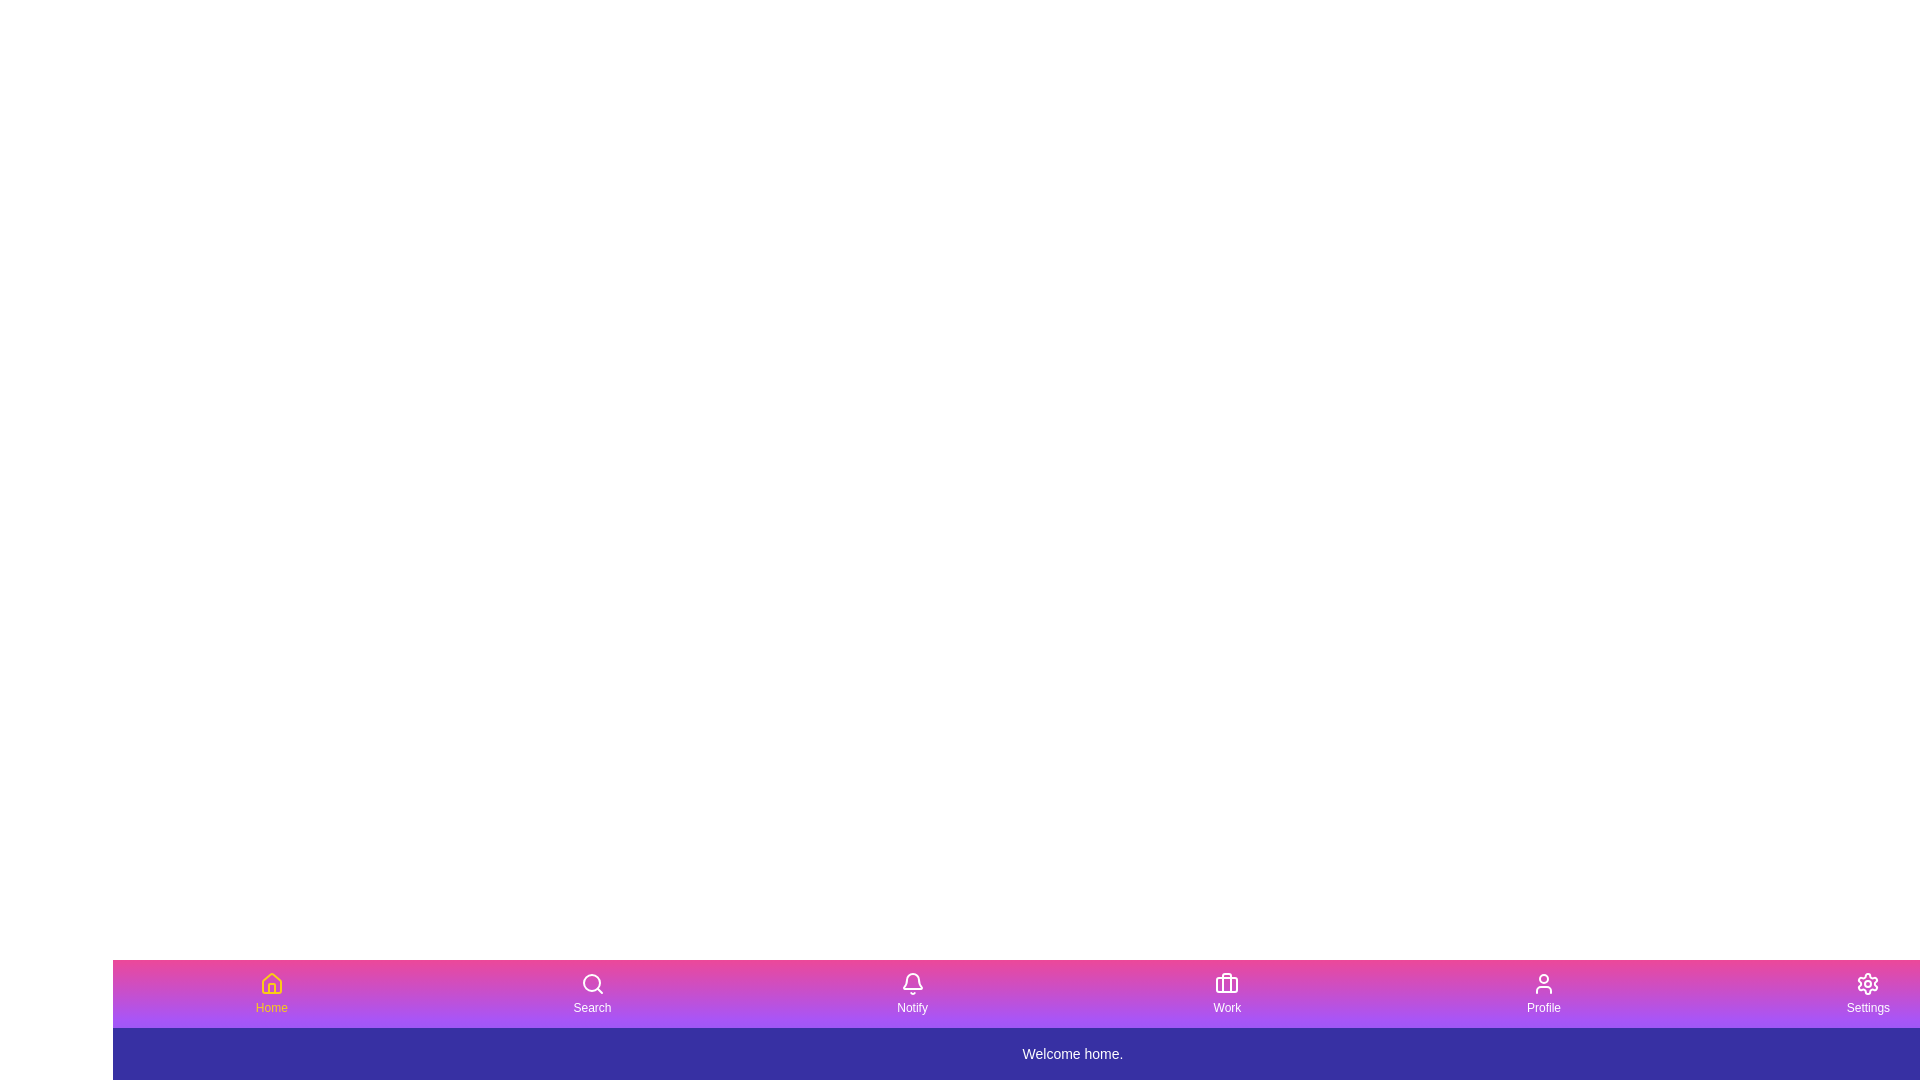  I want to click on the tab labeled Settings by clicking its button, so click(1866, 994).